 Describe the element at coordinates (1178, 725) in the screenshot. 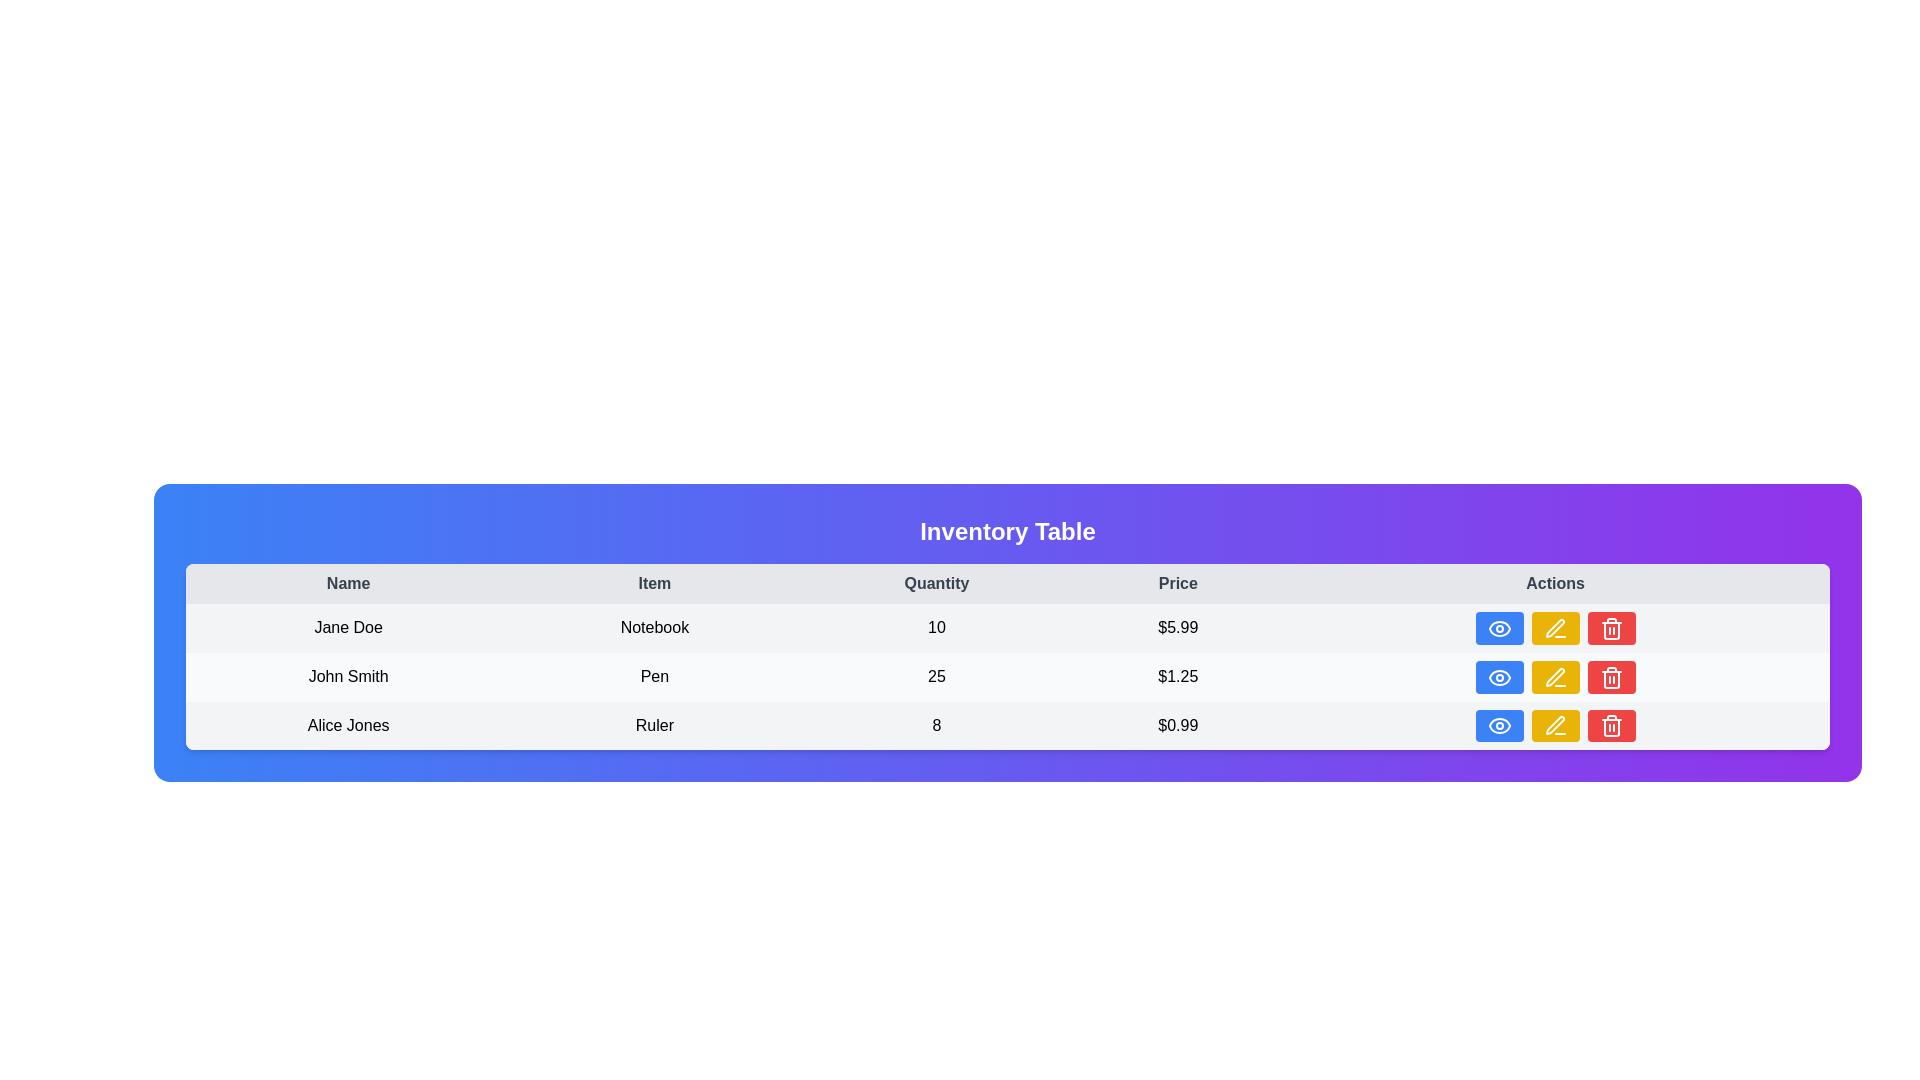

I see `text value '$0.99' from the Text label in the fourth column of the third row in the table, which is displayed in black over a gray background` at that location.